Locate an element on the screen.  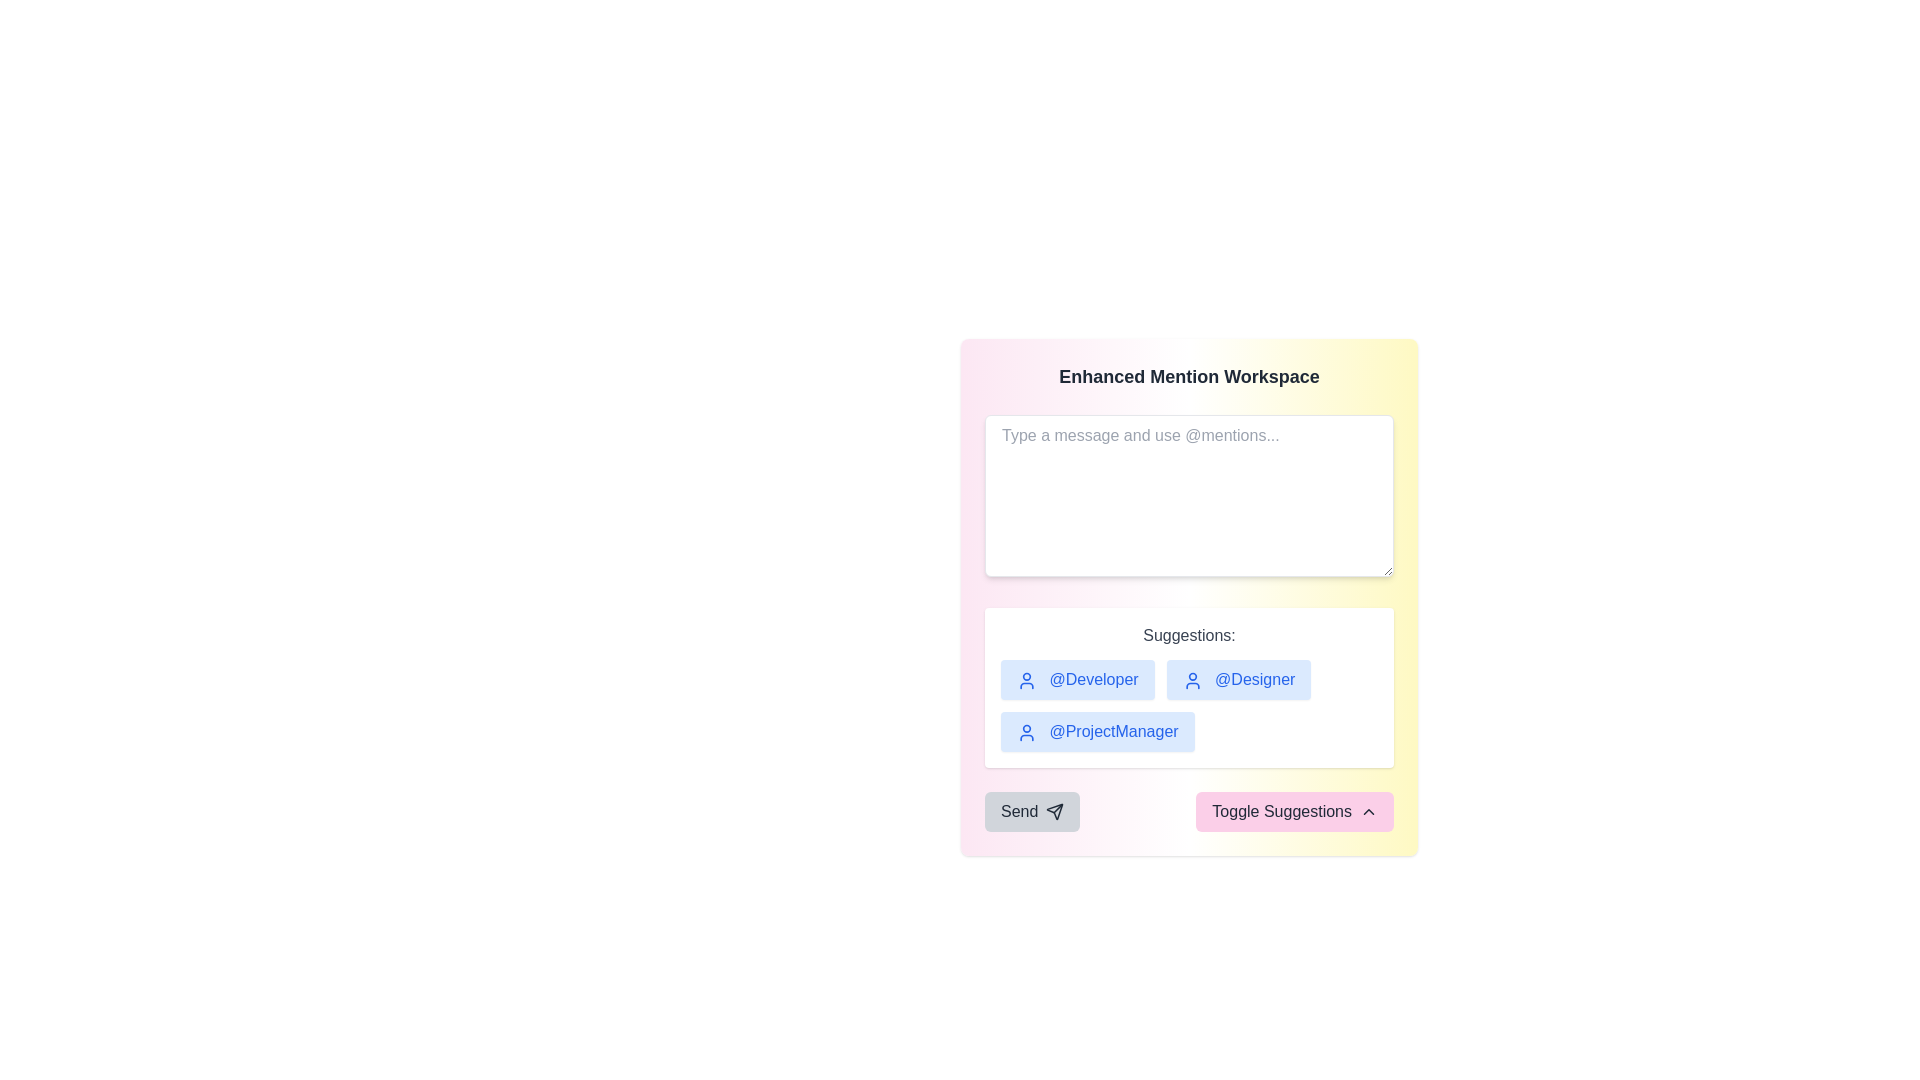
the user icon, which has a circular head and semi-circular shoulders, located is located at coordinates (1027, 732).